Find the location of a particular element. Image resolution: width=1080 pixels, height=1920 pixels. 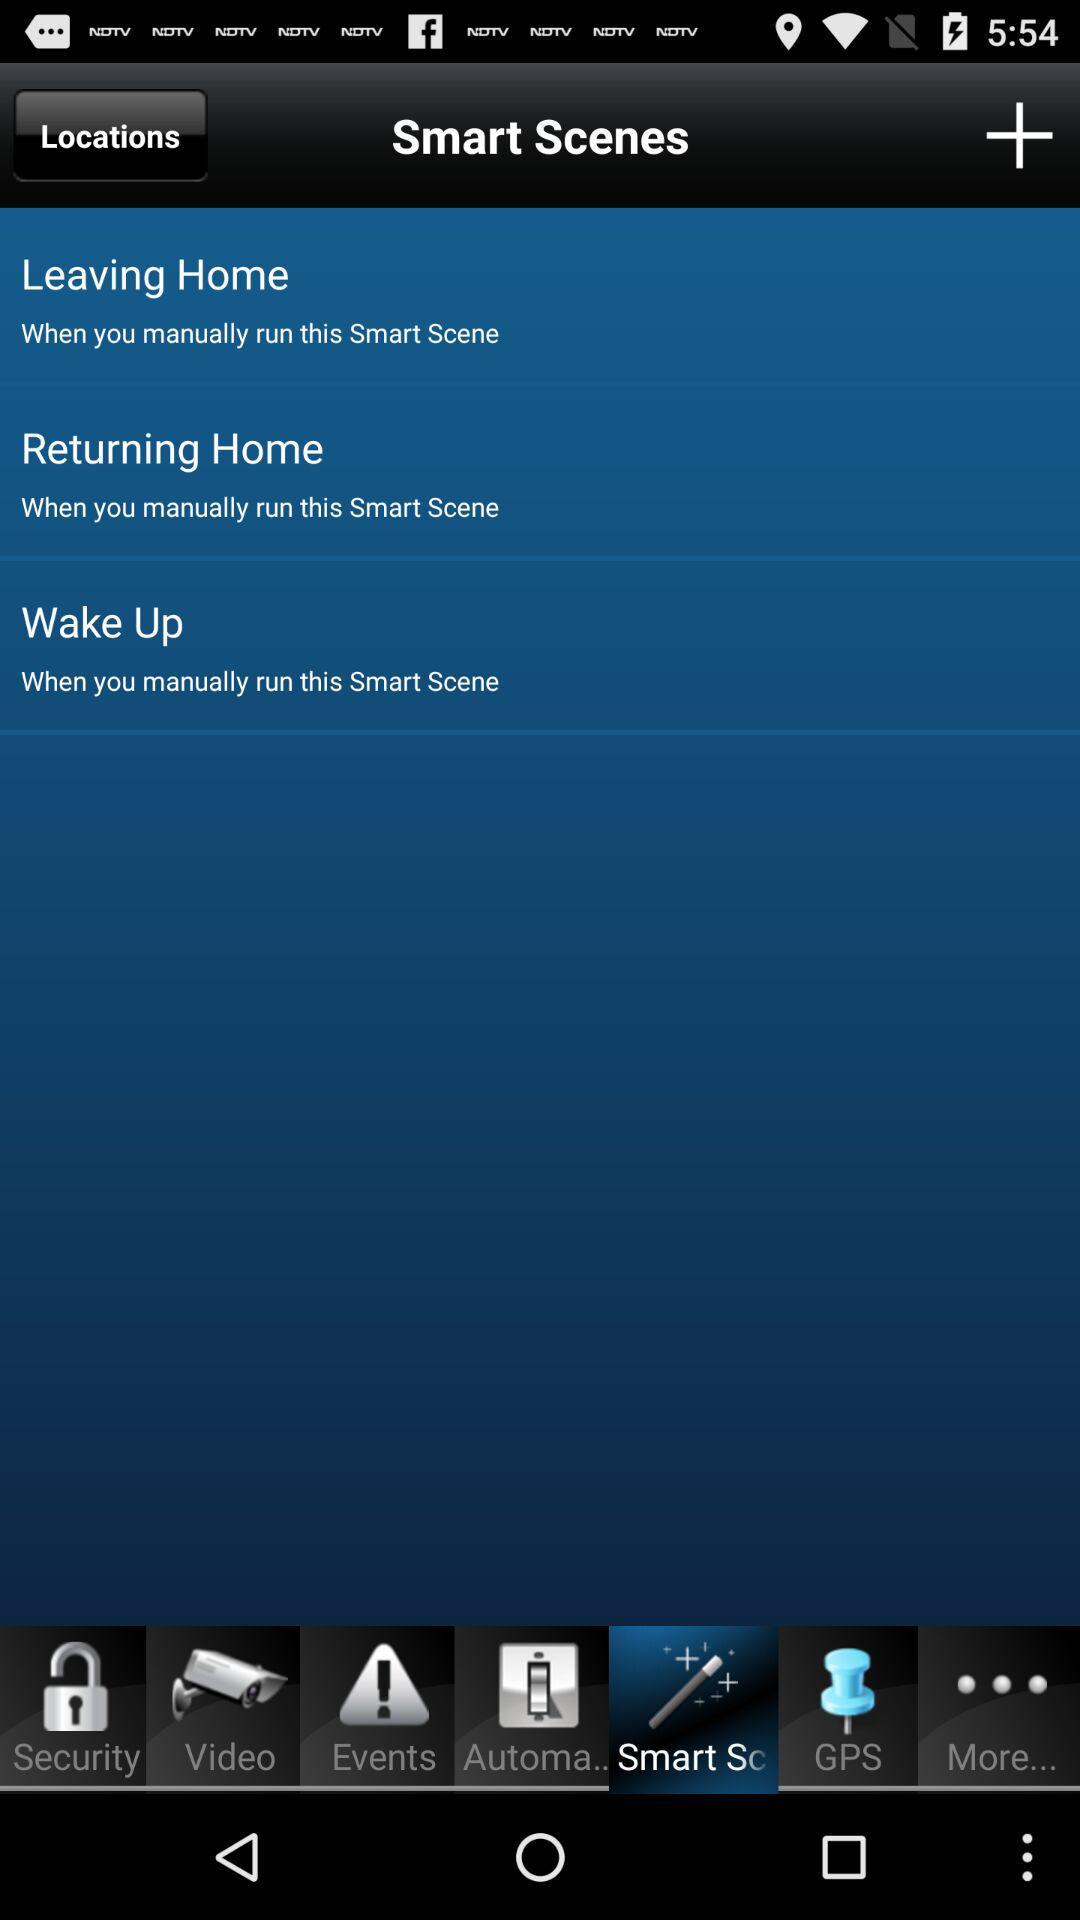

the icon above when you manually app is located at coordinates (550, 272).